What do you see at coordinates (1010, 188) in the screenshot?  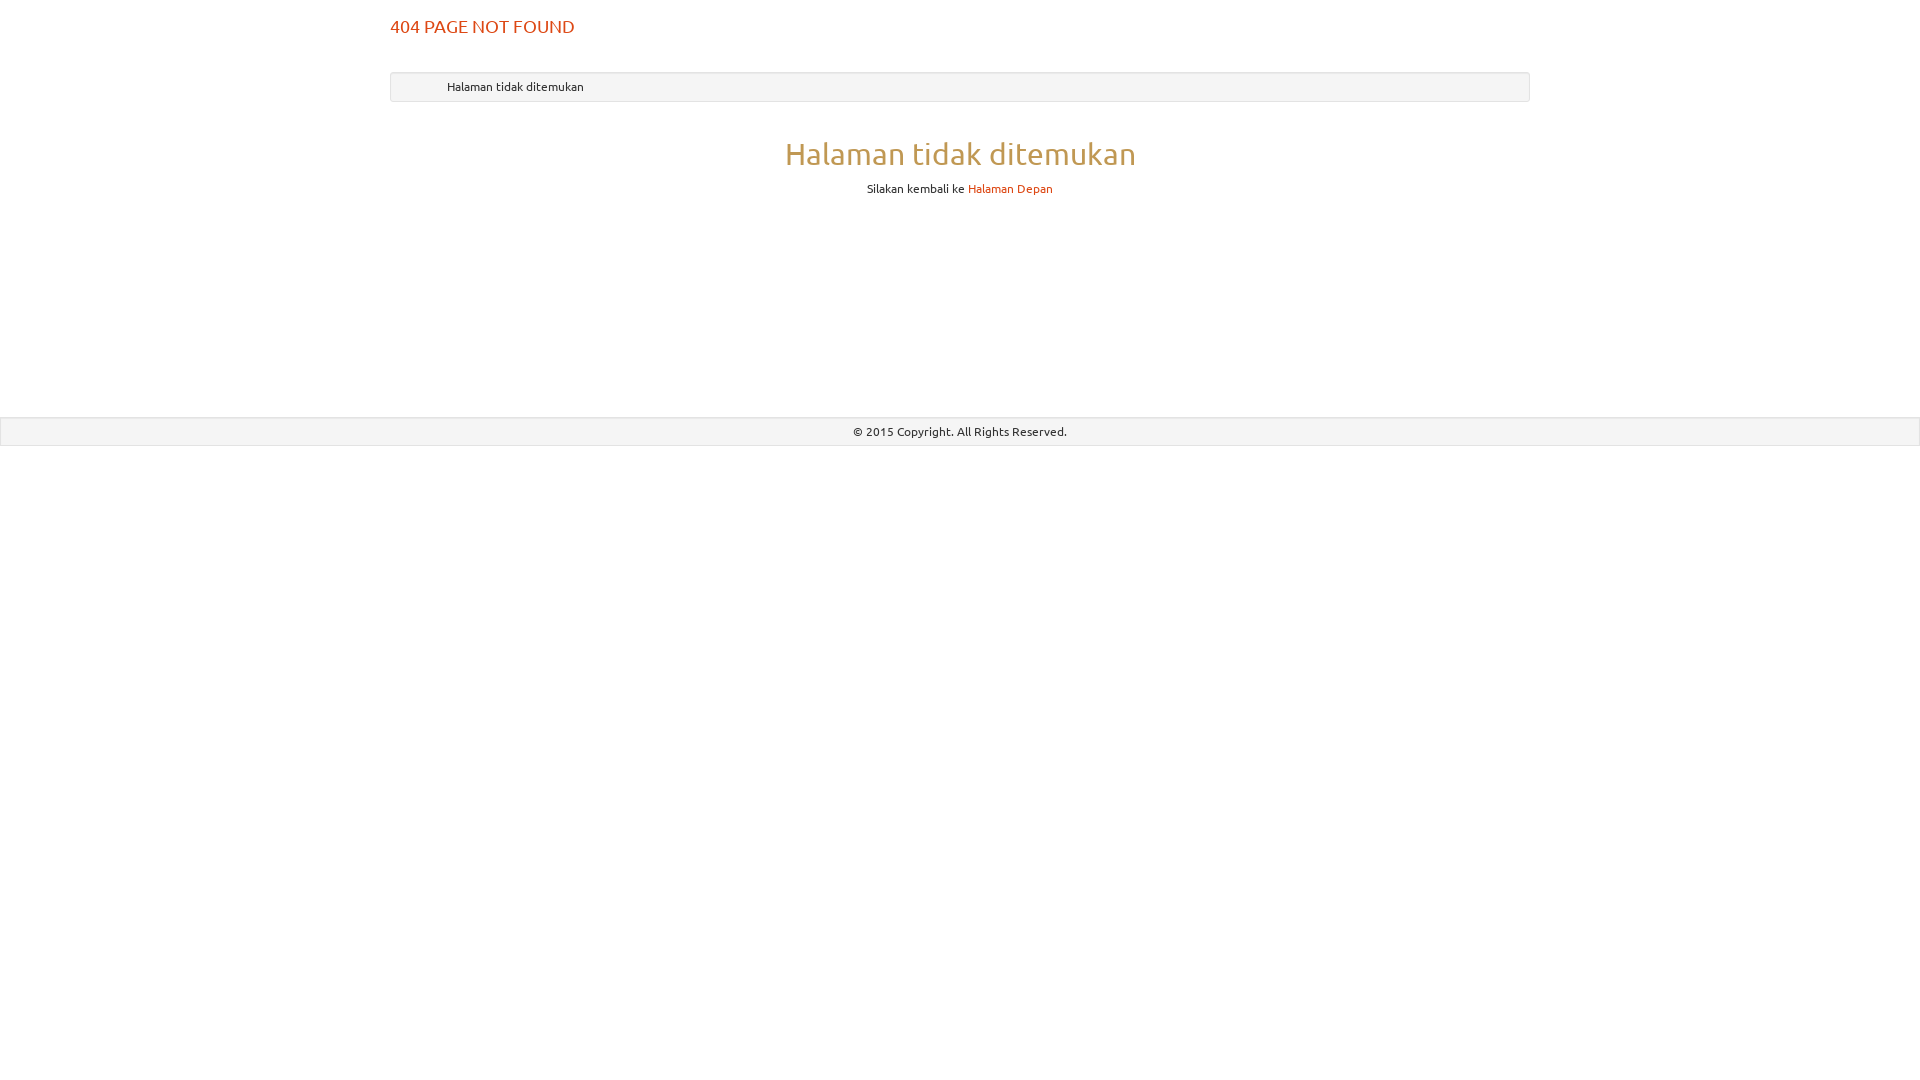 I see `'Halaman Depan'` at bounding box center [1010, 188].